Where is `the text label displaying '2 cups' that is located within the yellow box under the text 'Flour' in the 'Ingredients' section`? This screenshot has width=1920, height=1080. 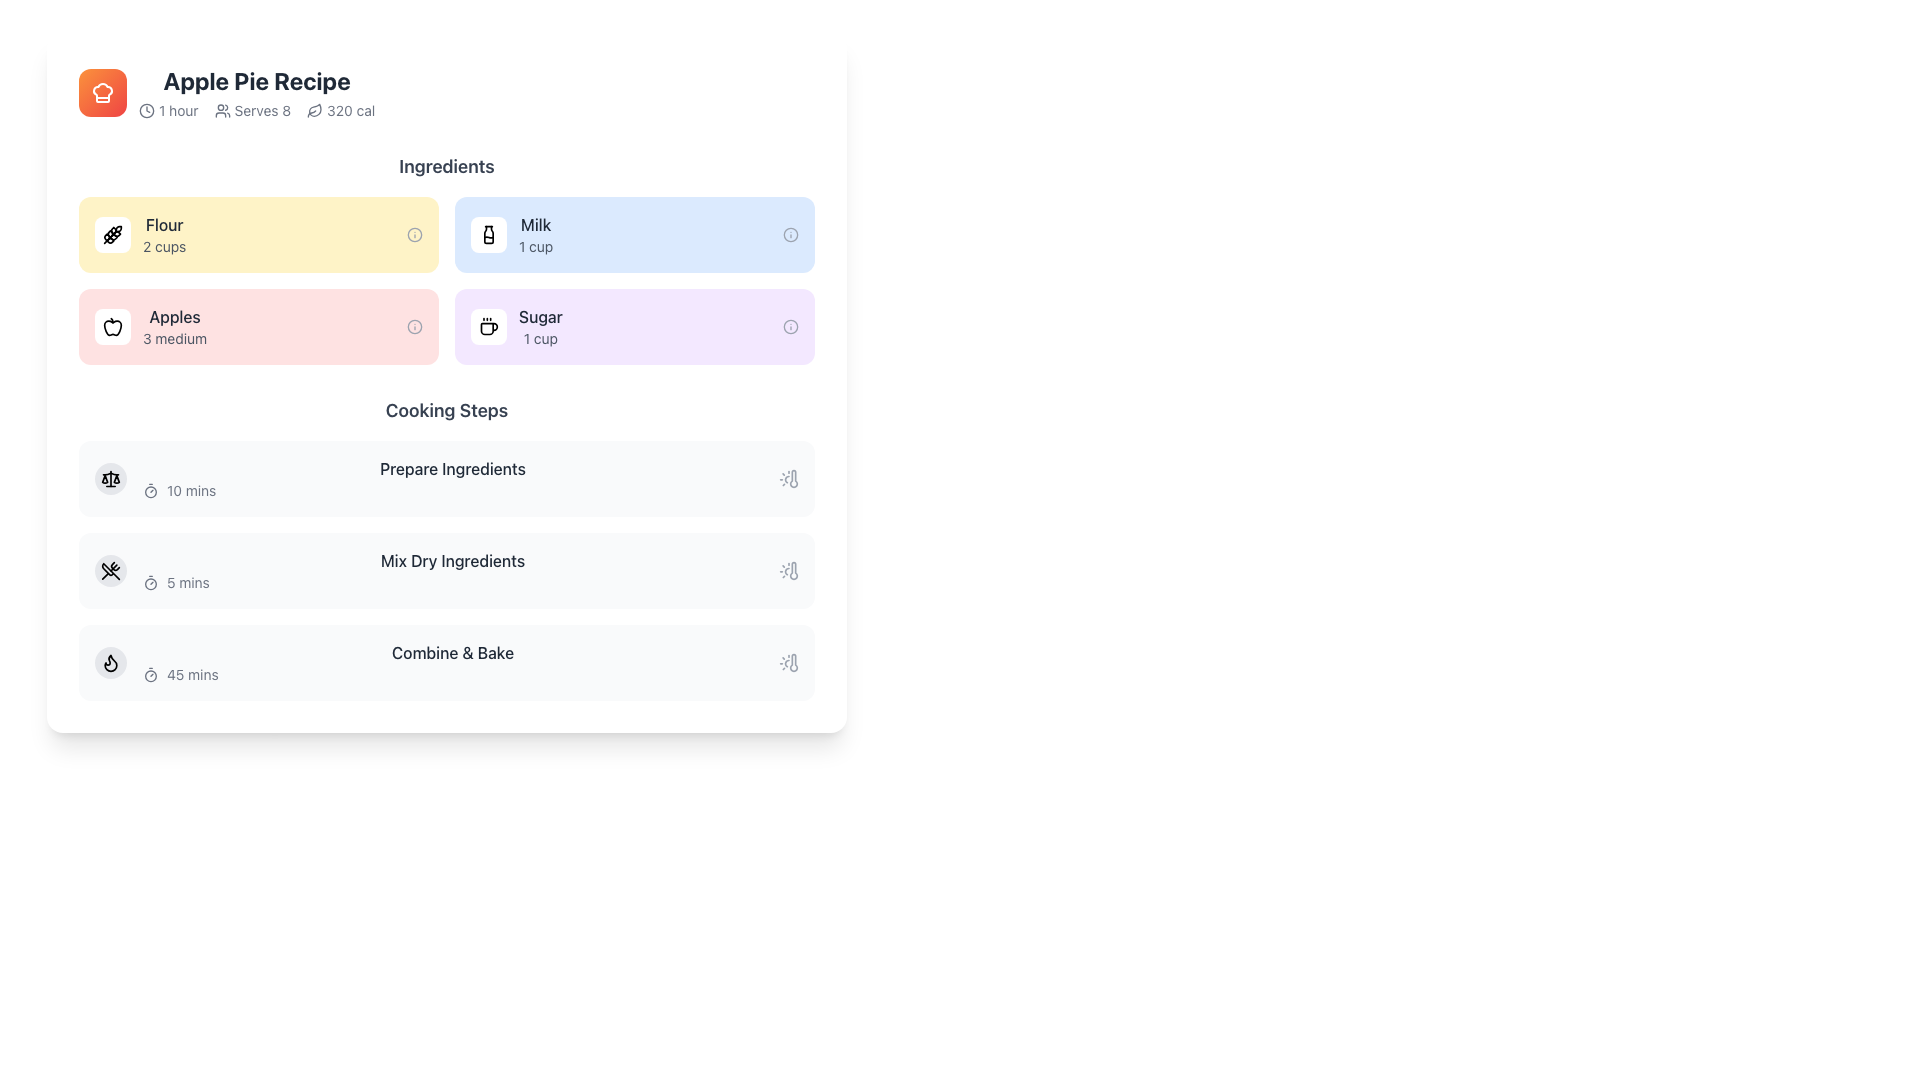
the text label displaying '2 cups' that is located within the yellow box under the text 'Flour' in the 'Ingredients' section is located at coordinates (164, 245).